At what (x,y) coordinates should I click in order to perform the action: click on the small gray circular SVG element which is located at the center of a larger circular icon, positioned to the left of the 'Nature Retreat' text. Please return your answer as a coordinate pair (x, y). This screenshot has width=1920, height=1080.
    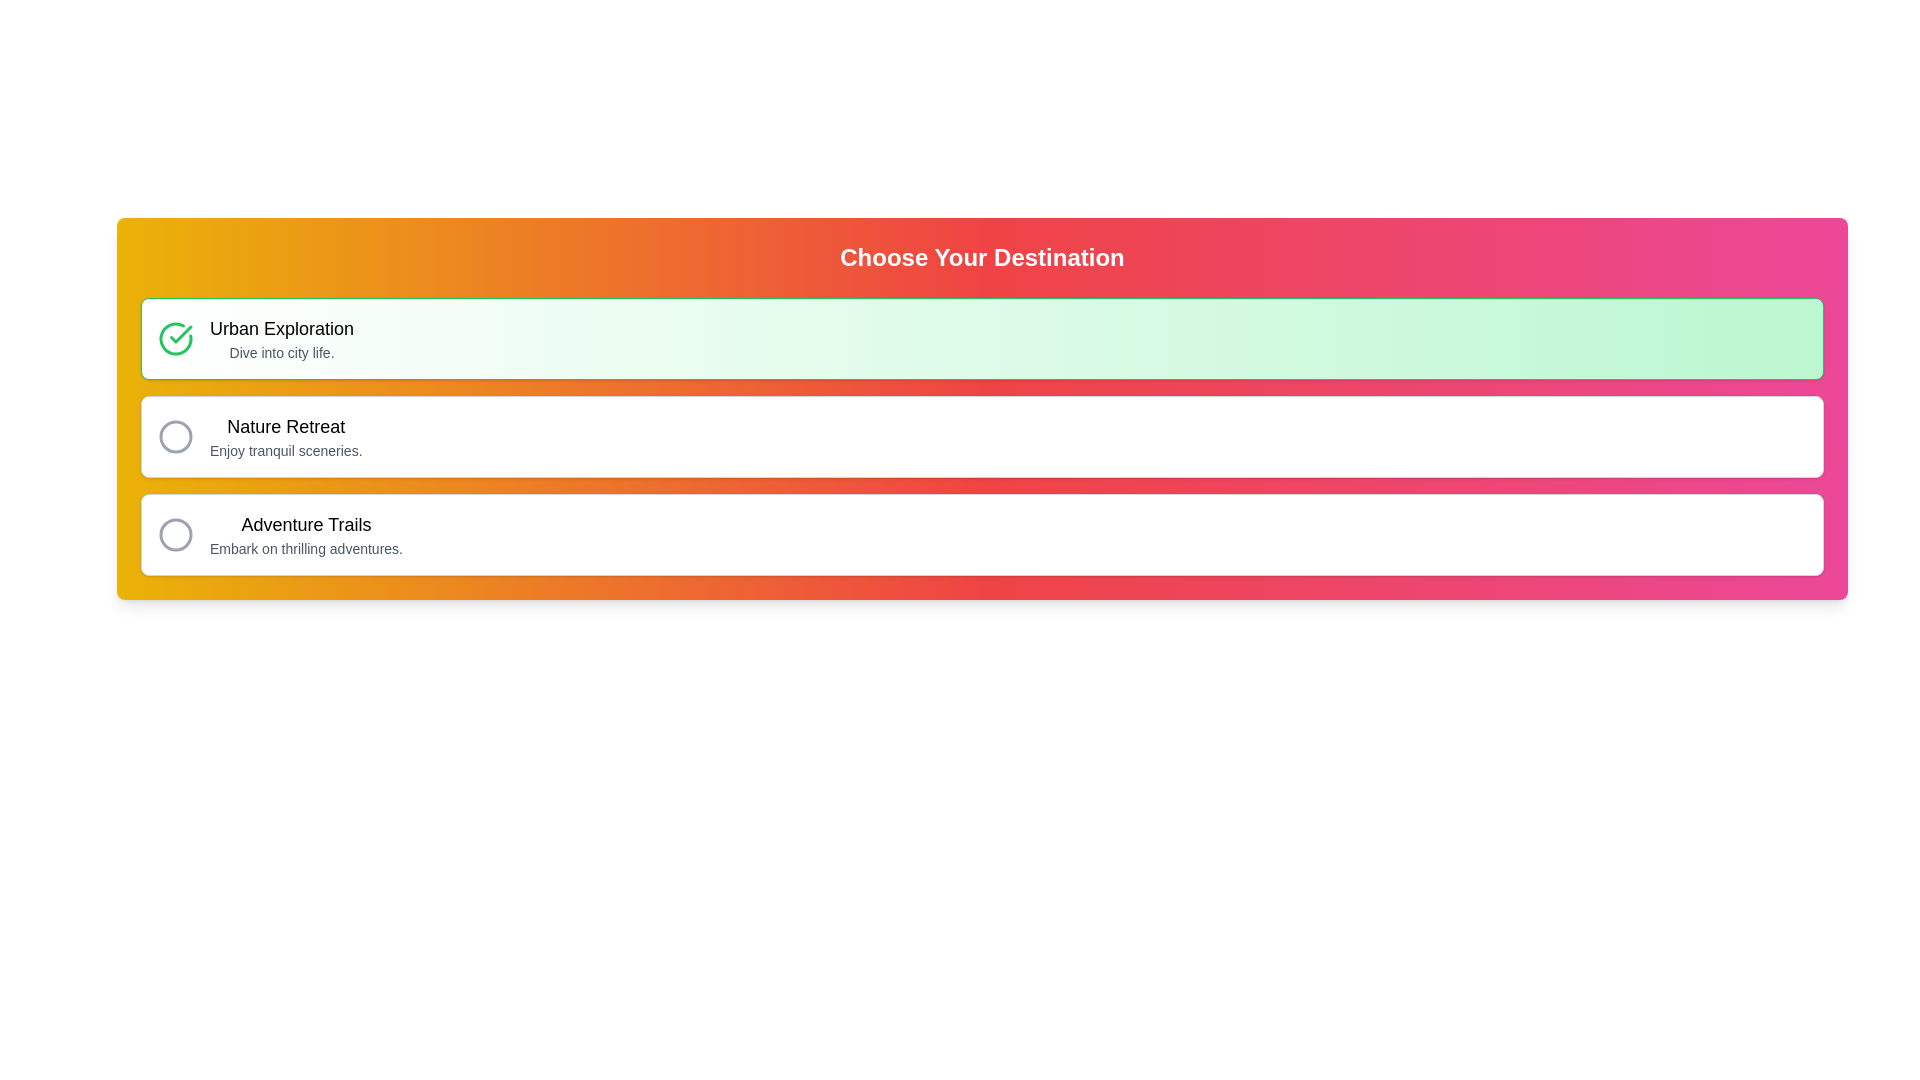
    Looking at the image, I should click on (176, 435).